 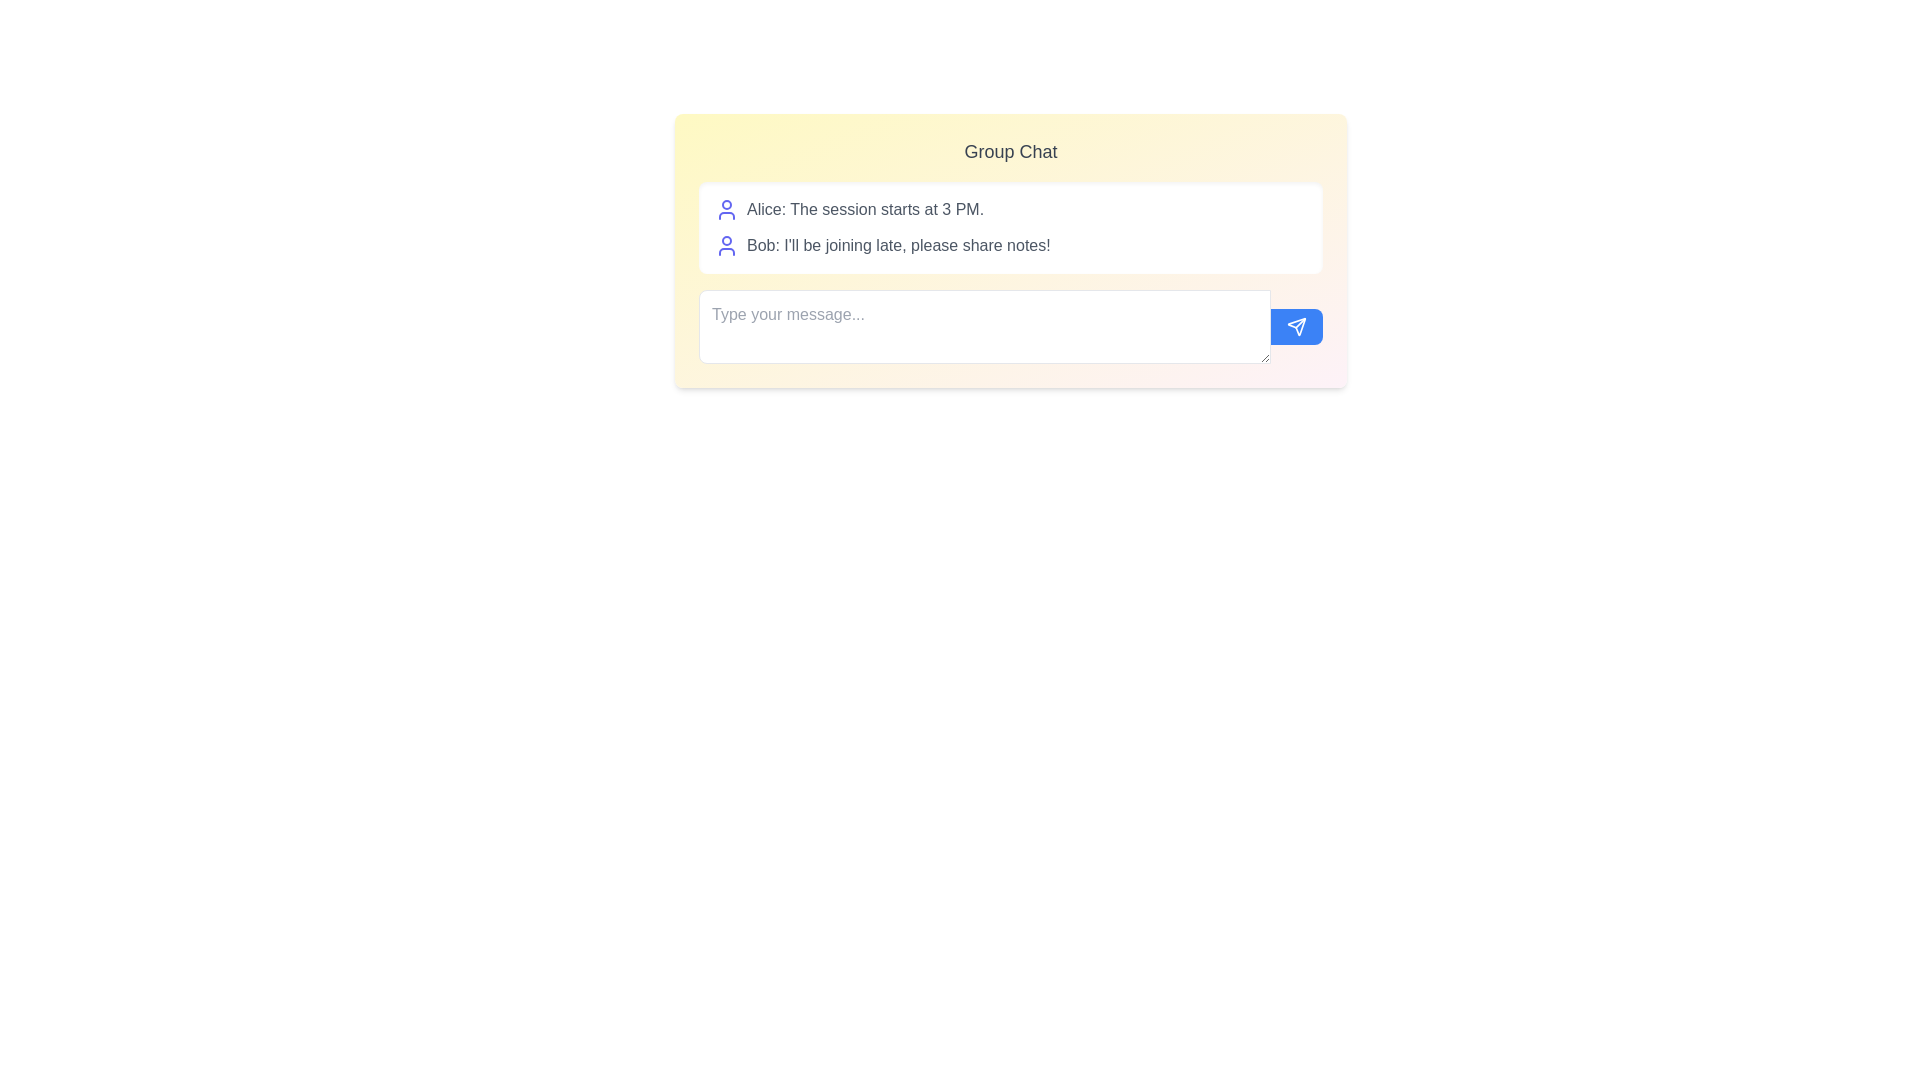 What do you see at coordinates (1011, 245) in the screenshot?
I see `the chat message from user 'Bob' which reads 'I'll be joining late, please share notes!'` at bounding box center [1011, 245].